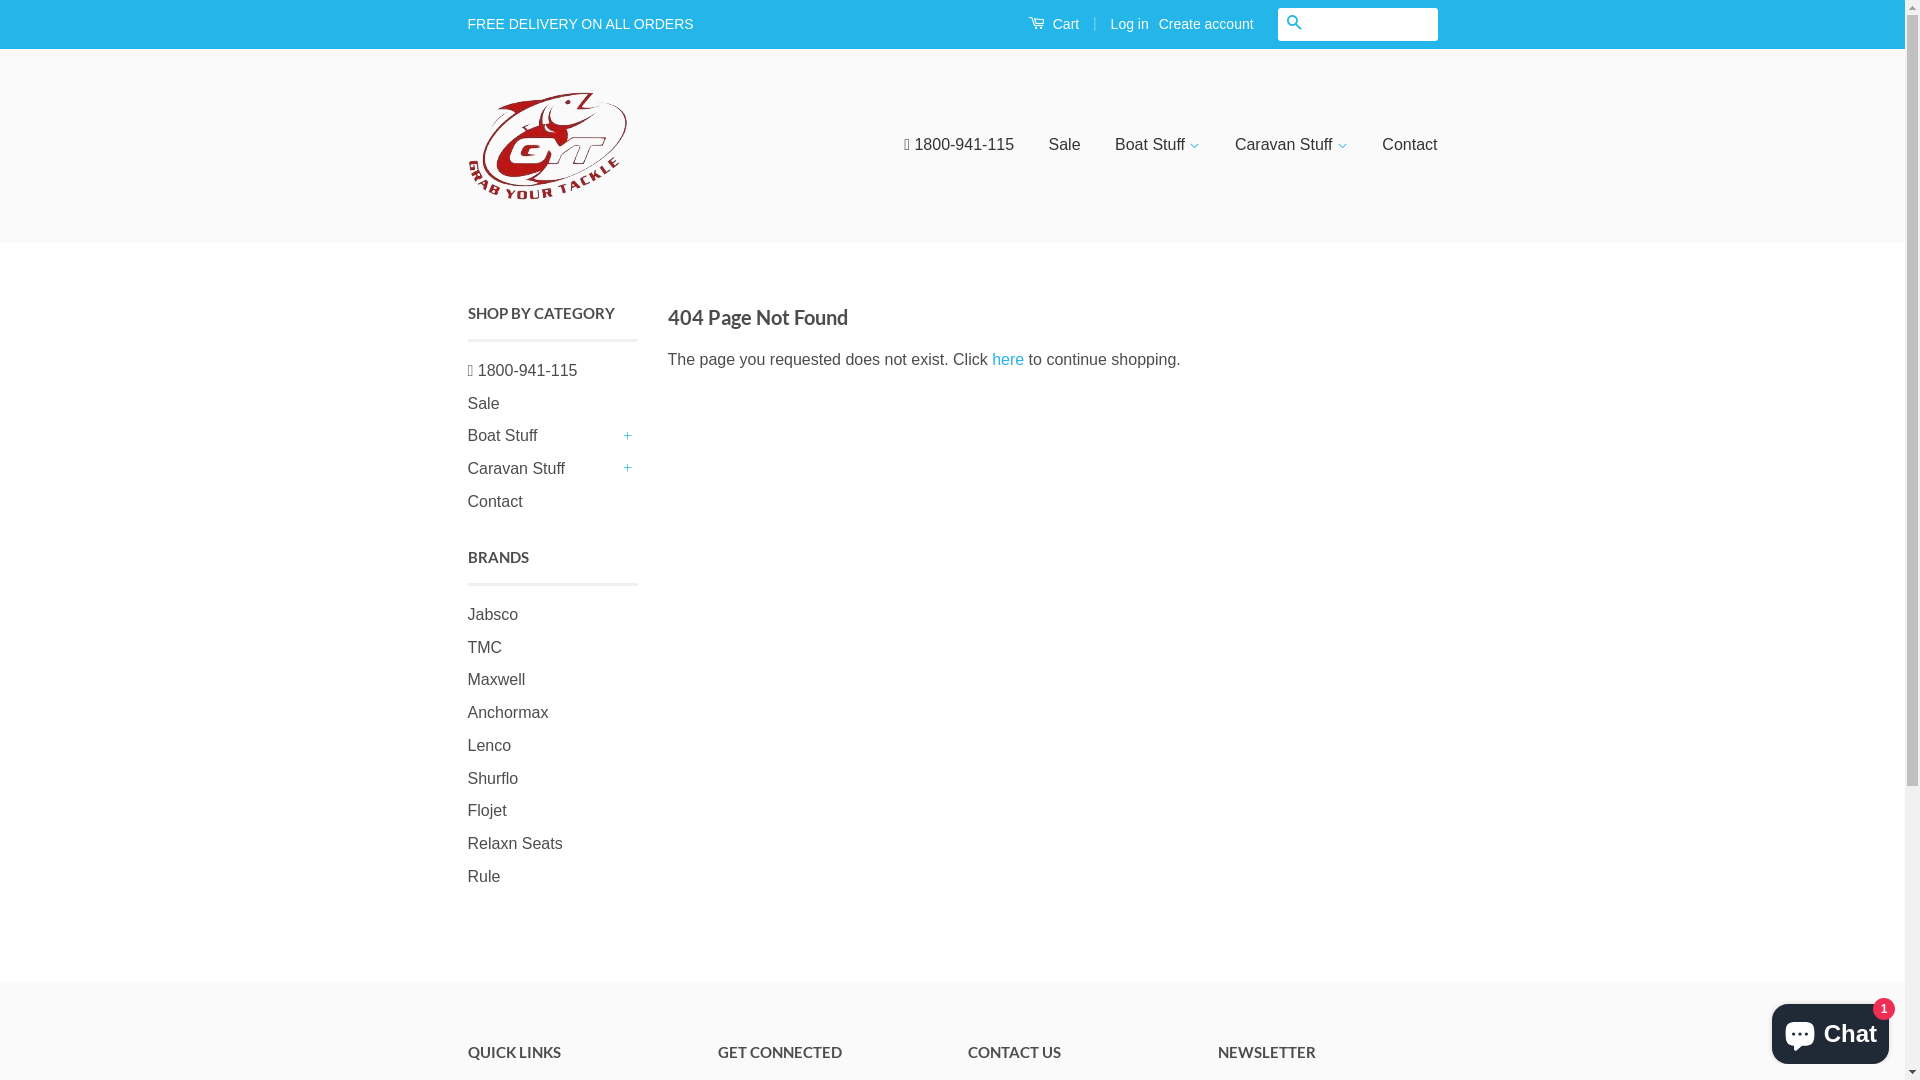  What do you see at coordinates (466, 646) in the screenshot?
I see `'TMC'` at bounding box center [466, 646].